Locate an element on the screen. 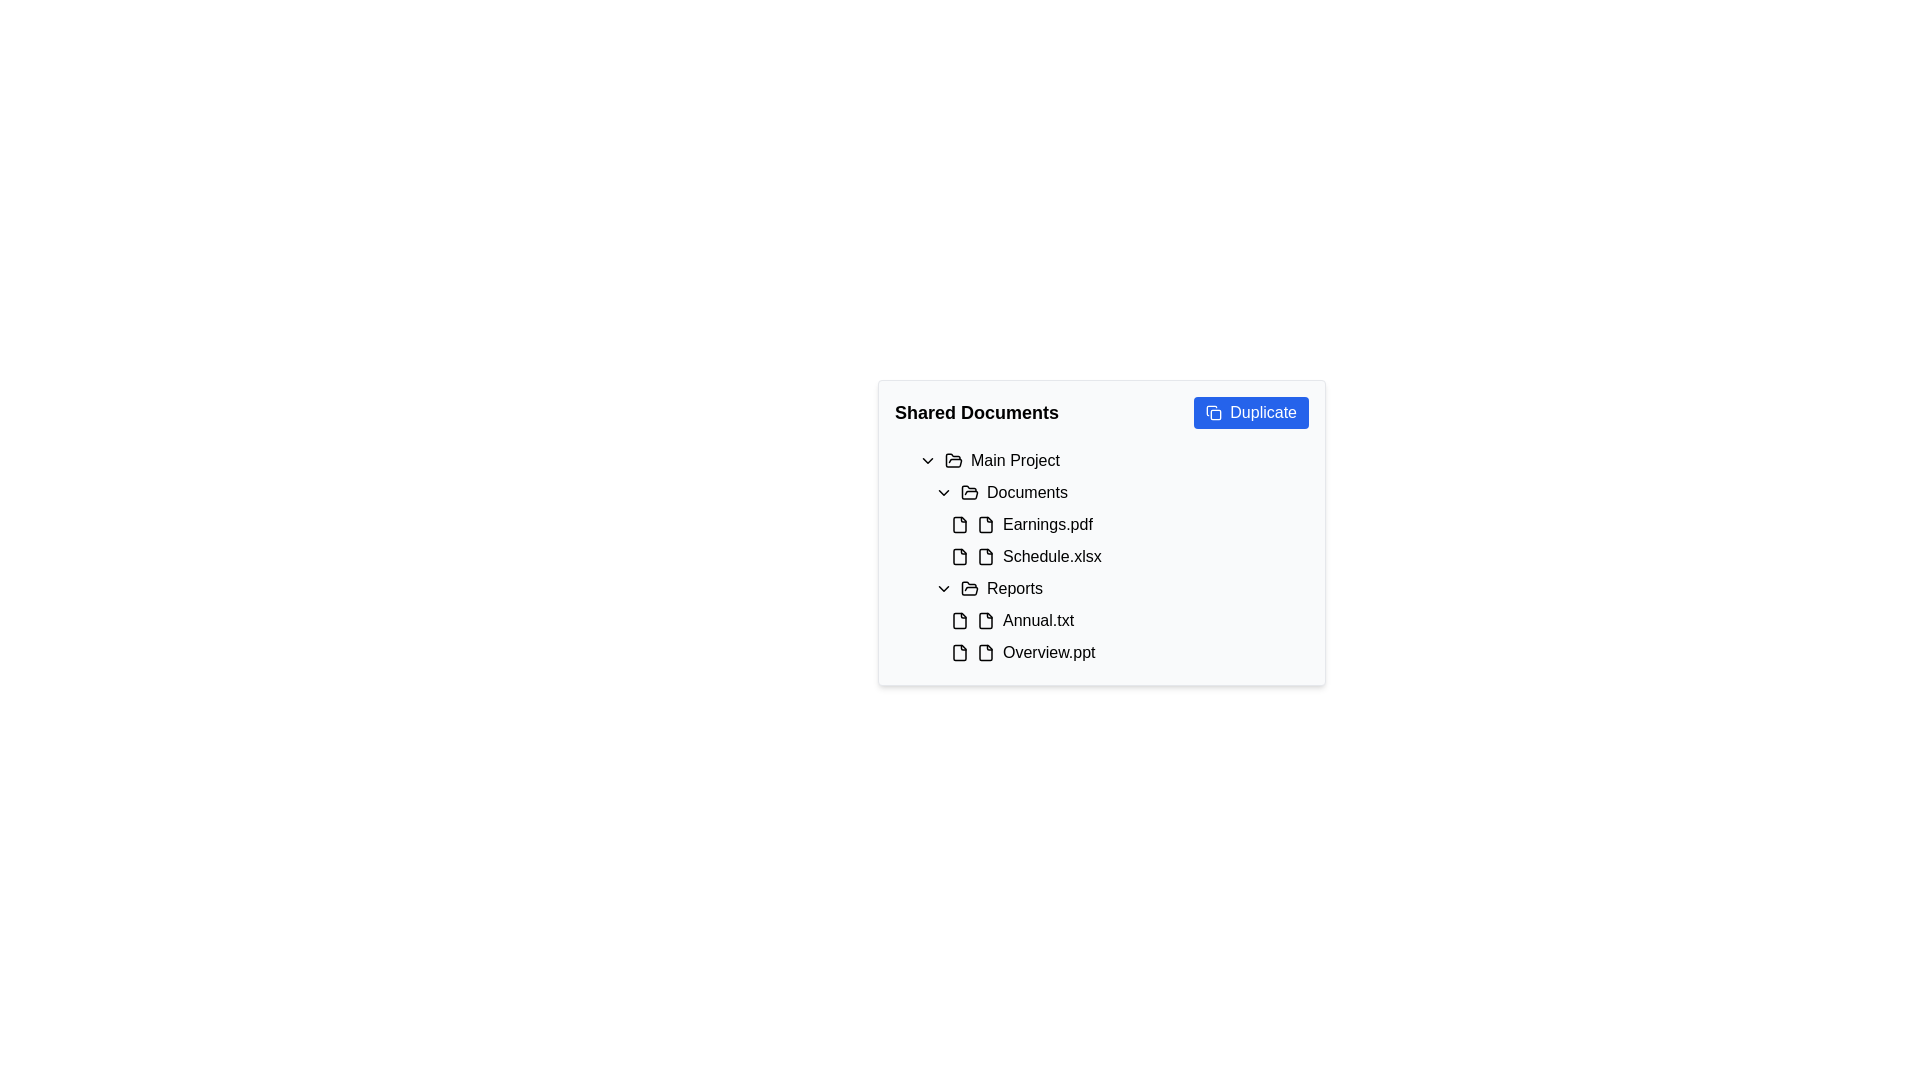 This screenshot has height=1080, width=1920. the 'Documents' text label is located at coordinates (1027, 493).